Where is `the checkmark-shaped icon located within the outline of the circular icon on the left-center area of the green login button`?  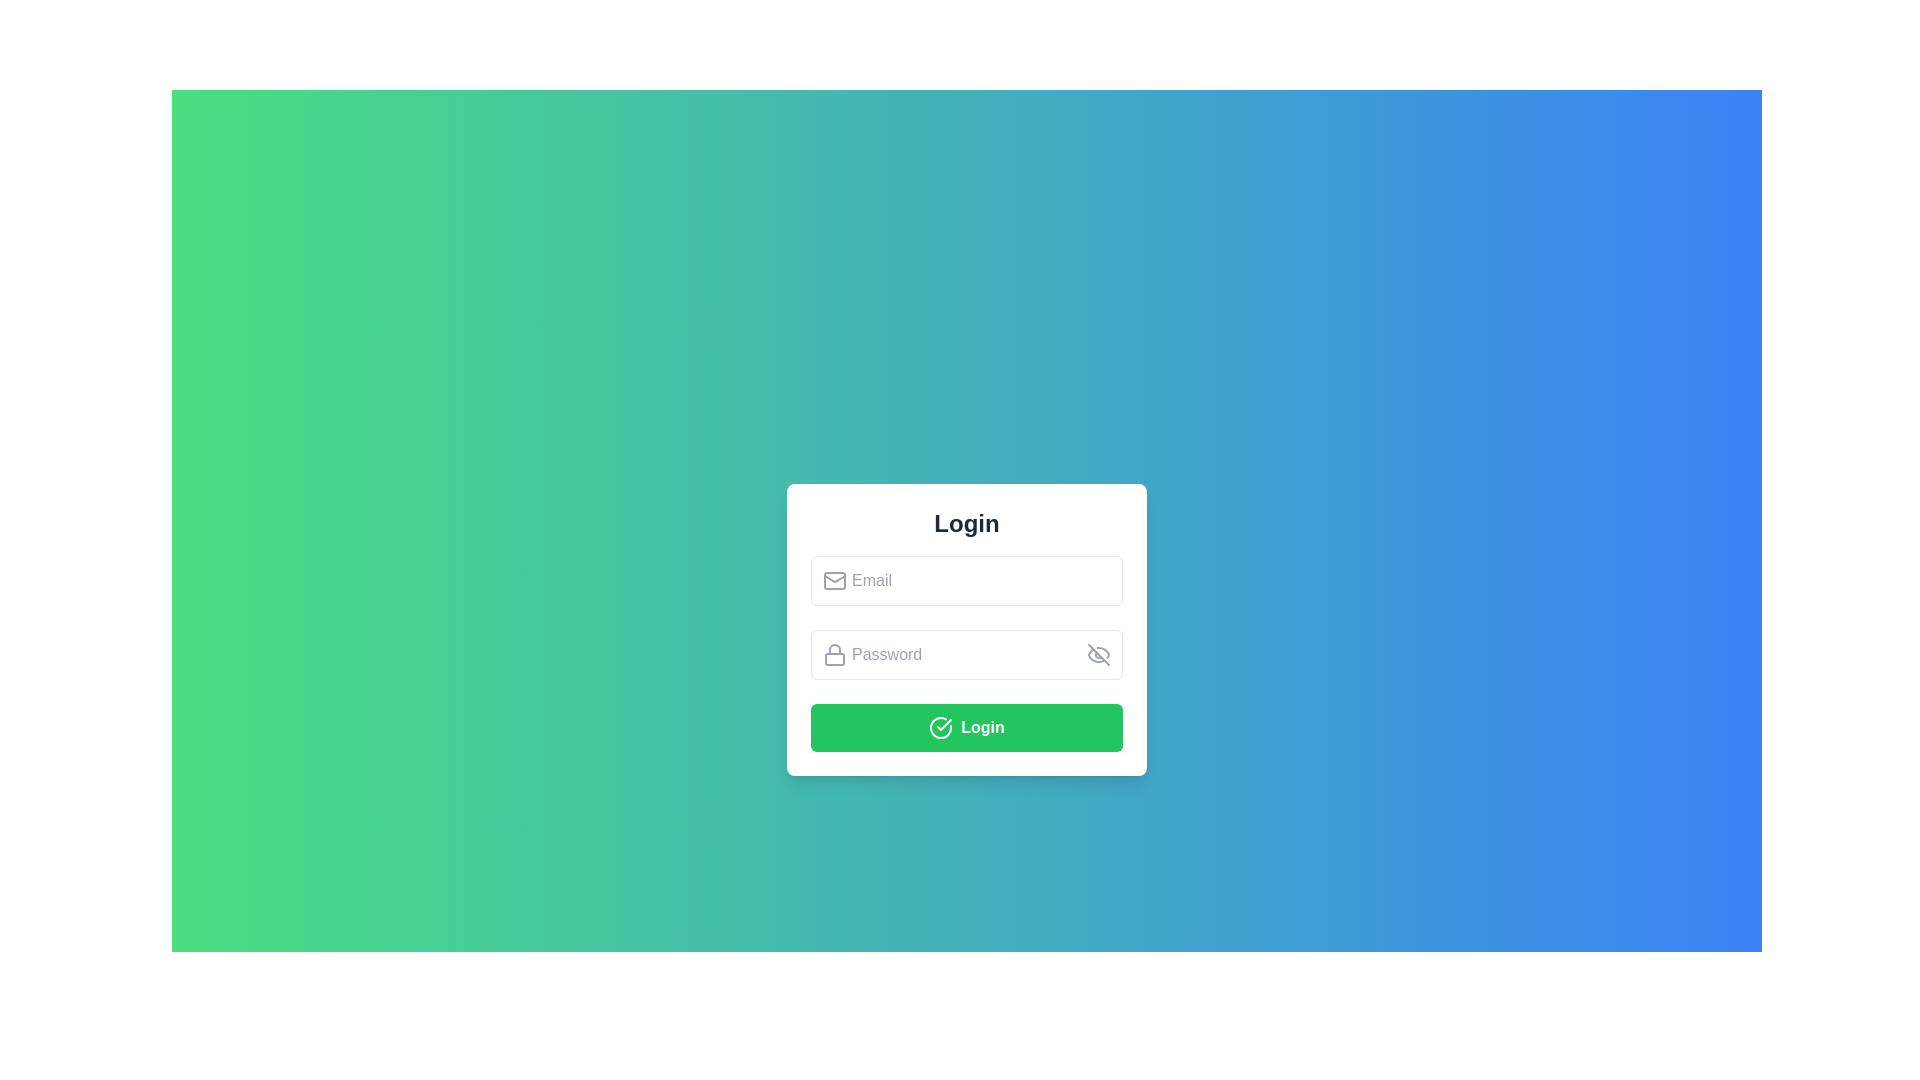 the checkmark-shaped icon located within the outline of the circular icon on the left-center area of the green login button is located at coordinates (943, 725).